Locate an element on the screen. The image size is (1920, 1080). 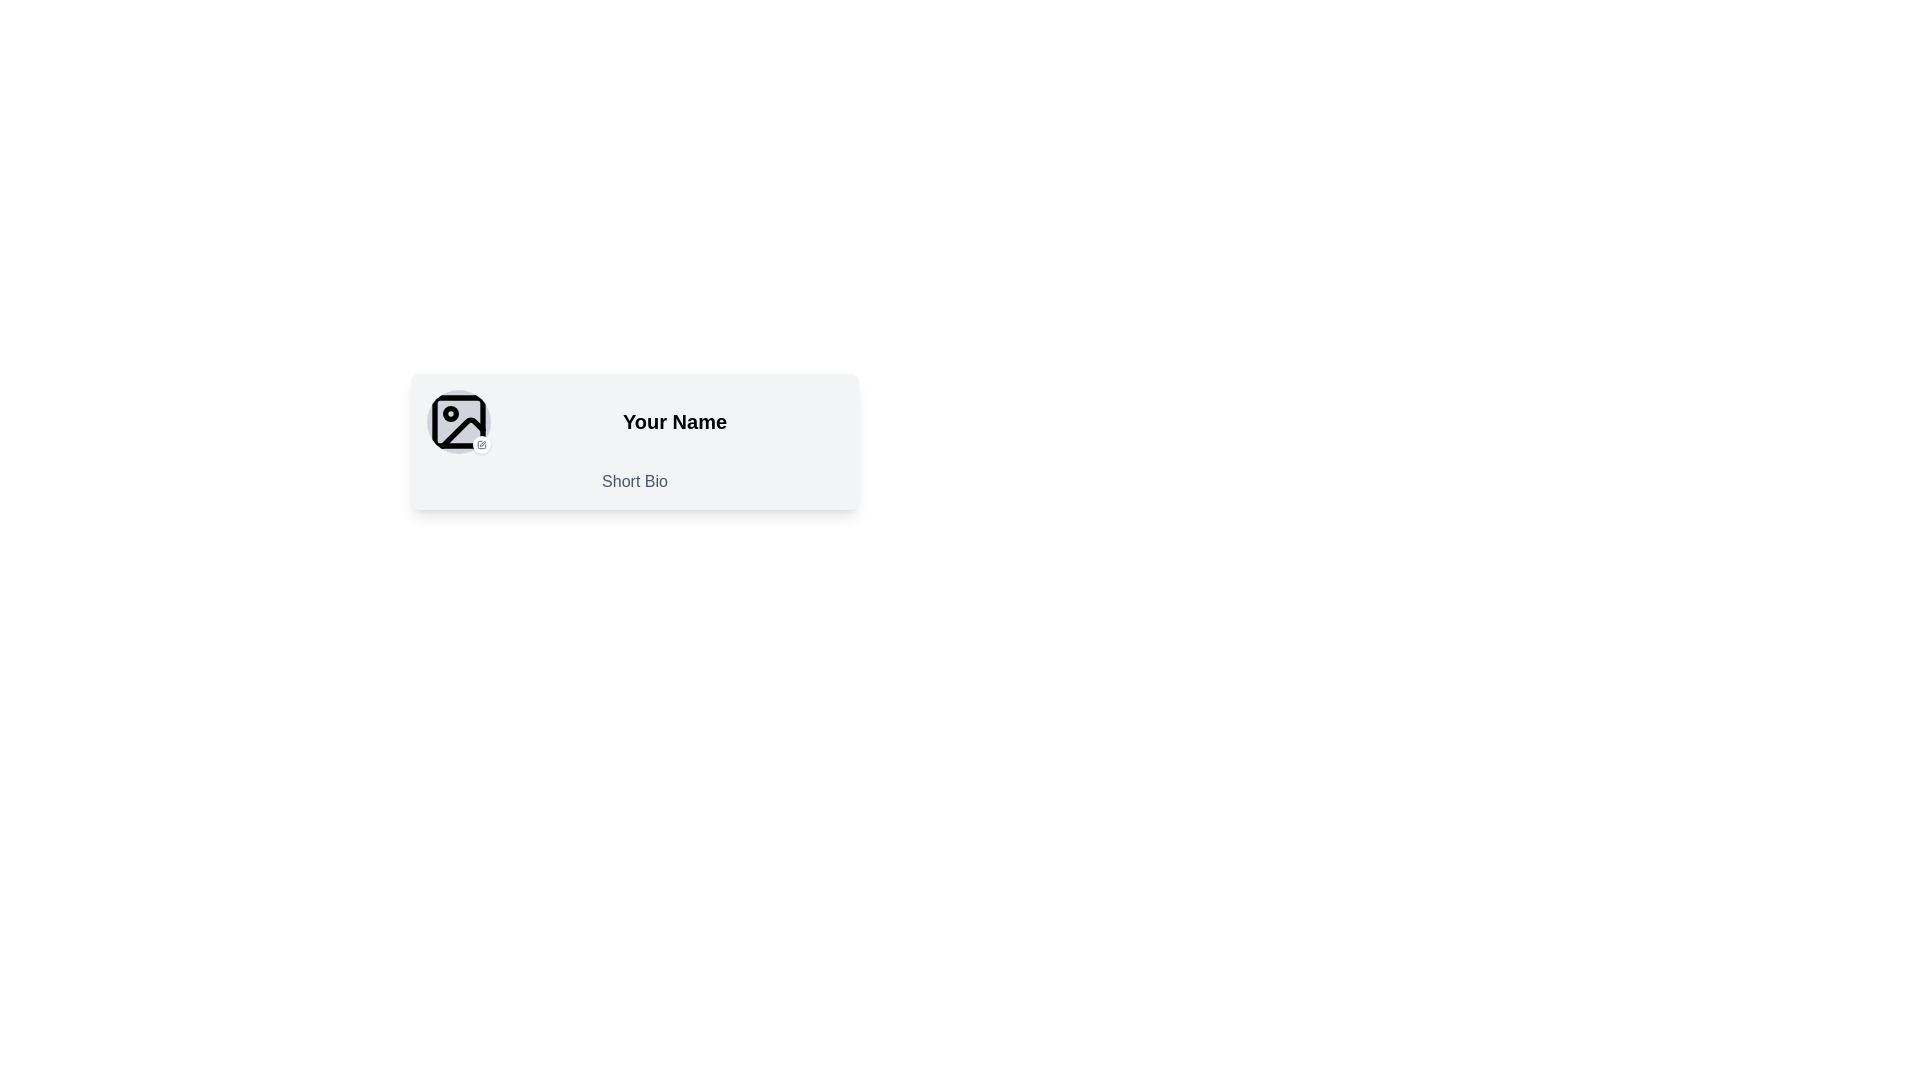
the small rectangular shape located in the top-left corner of the picture frame icon, which features rounded corners is located at coordinates (458, 420).